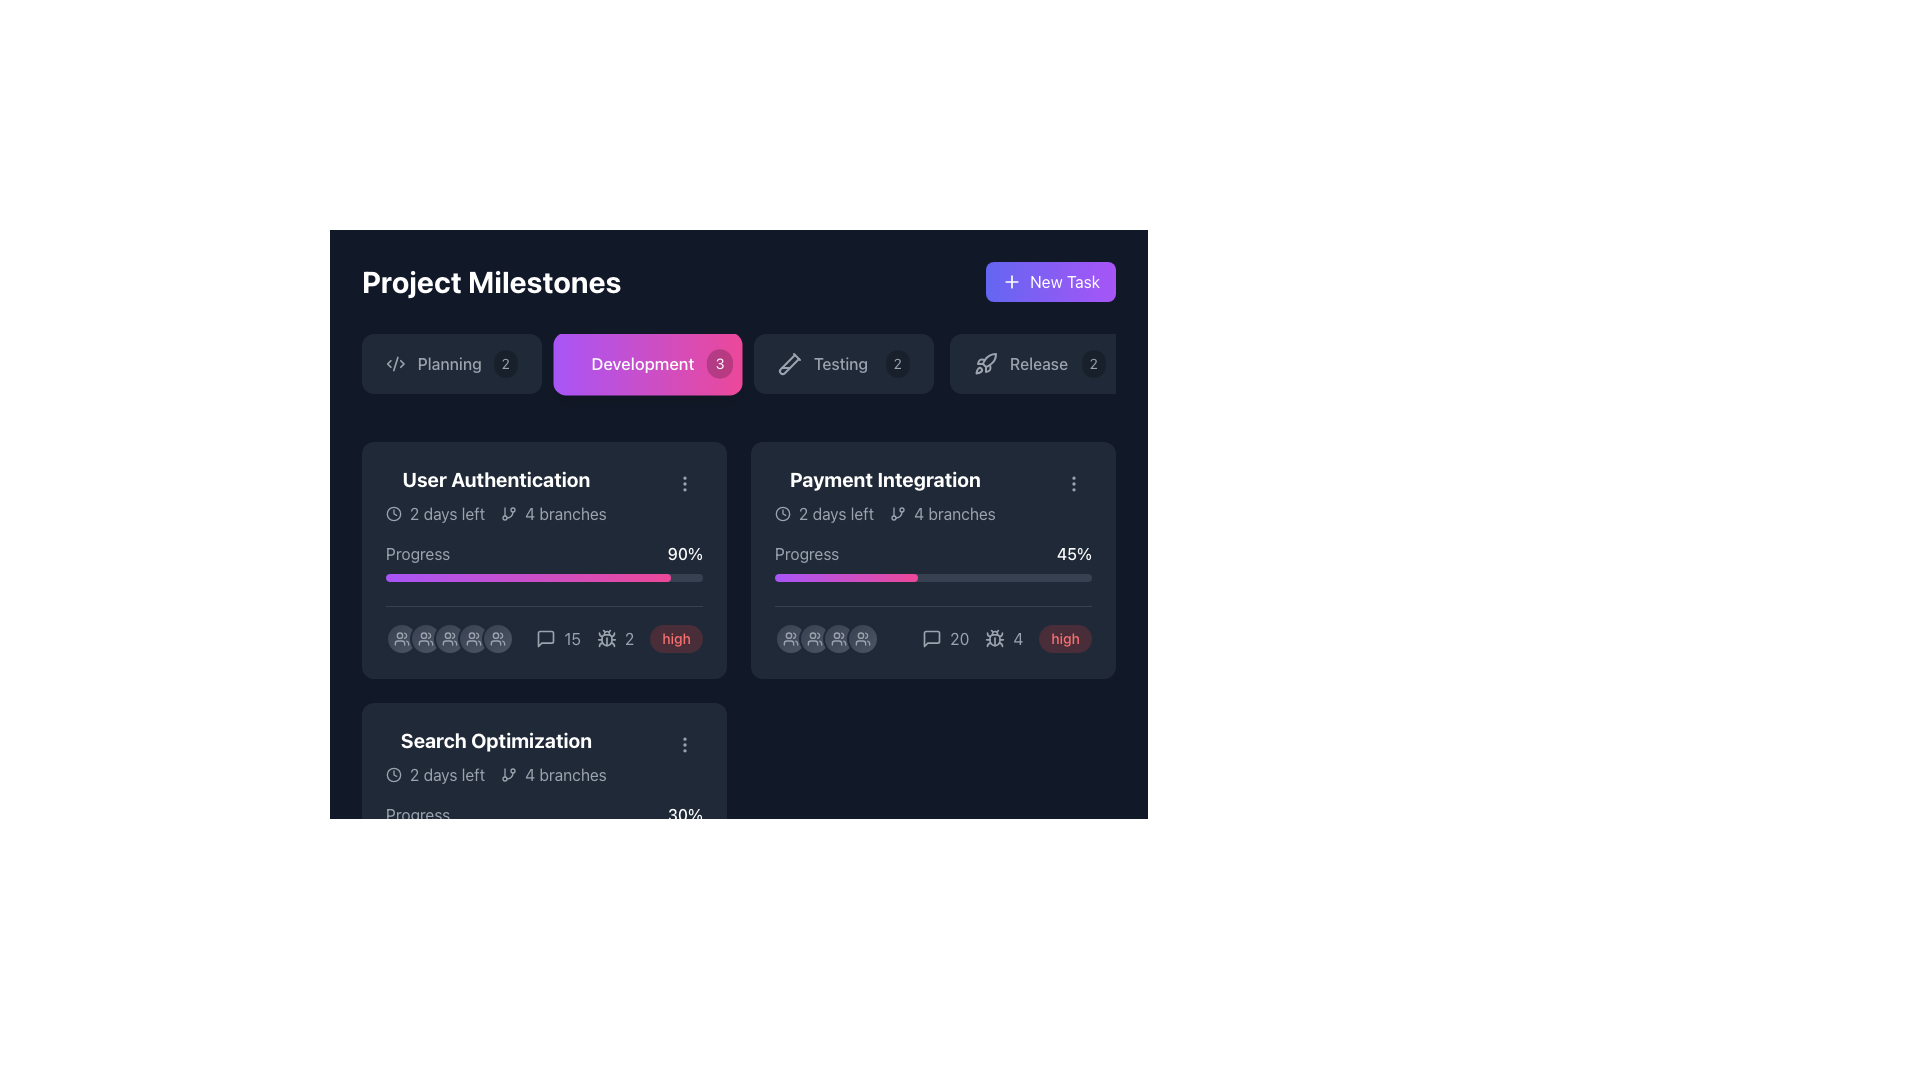 The image size is (1920, 1080). Describe the element at coordinates (628, 639) in the screenshot. I see `the Text label or numeric display located in the second row under the 'User Authentication' section, to the immediate right of a grouping of icons` at that location.